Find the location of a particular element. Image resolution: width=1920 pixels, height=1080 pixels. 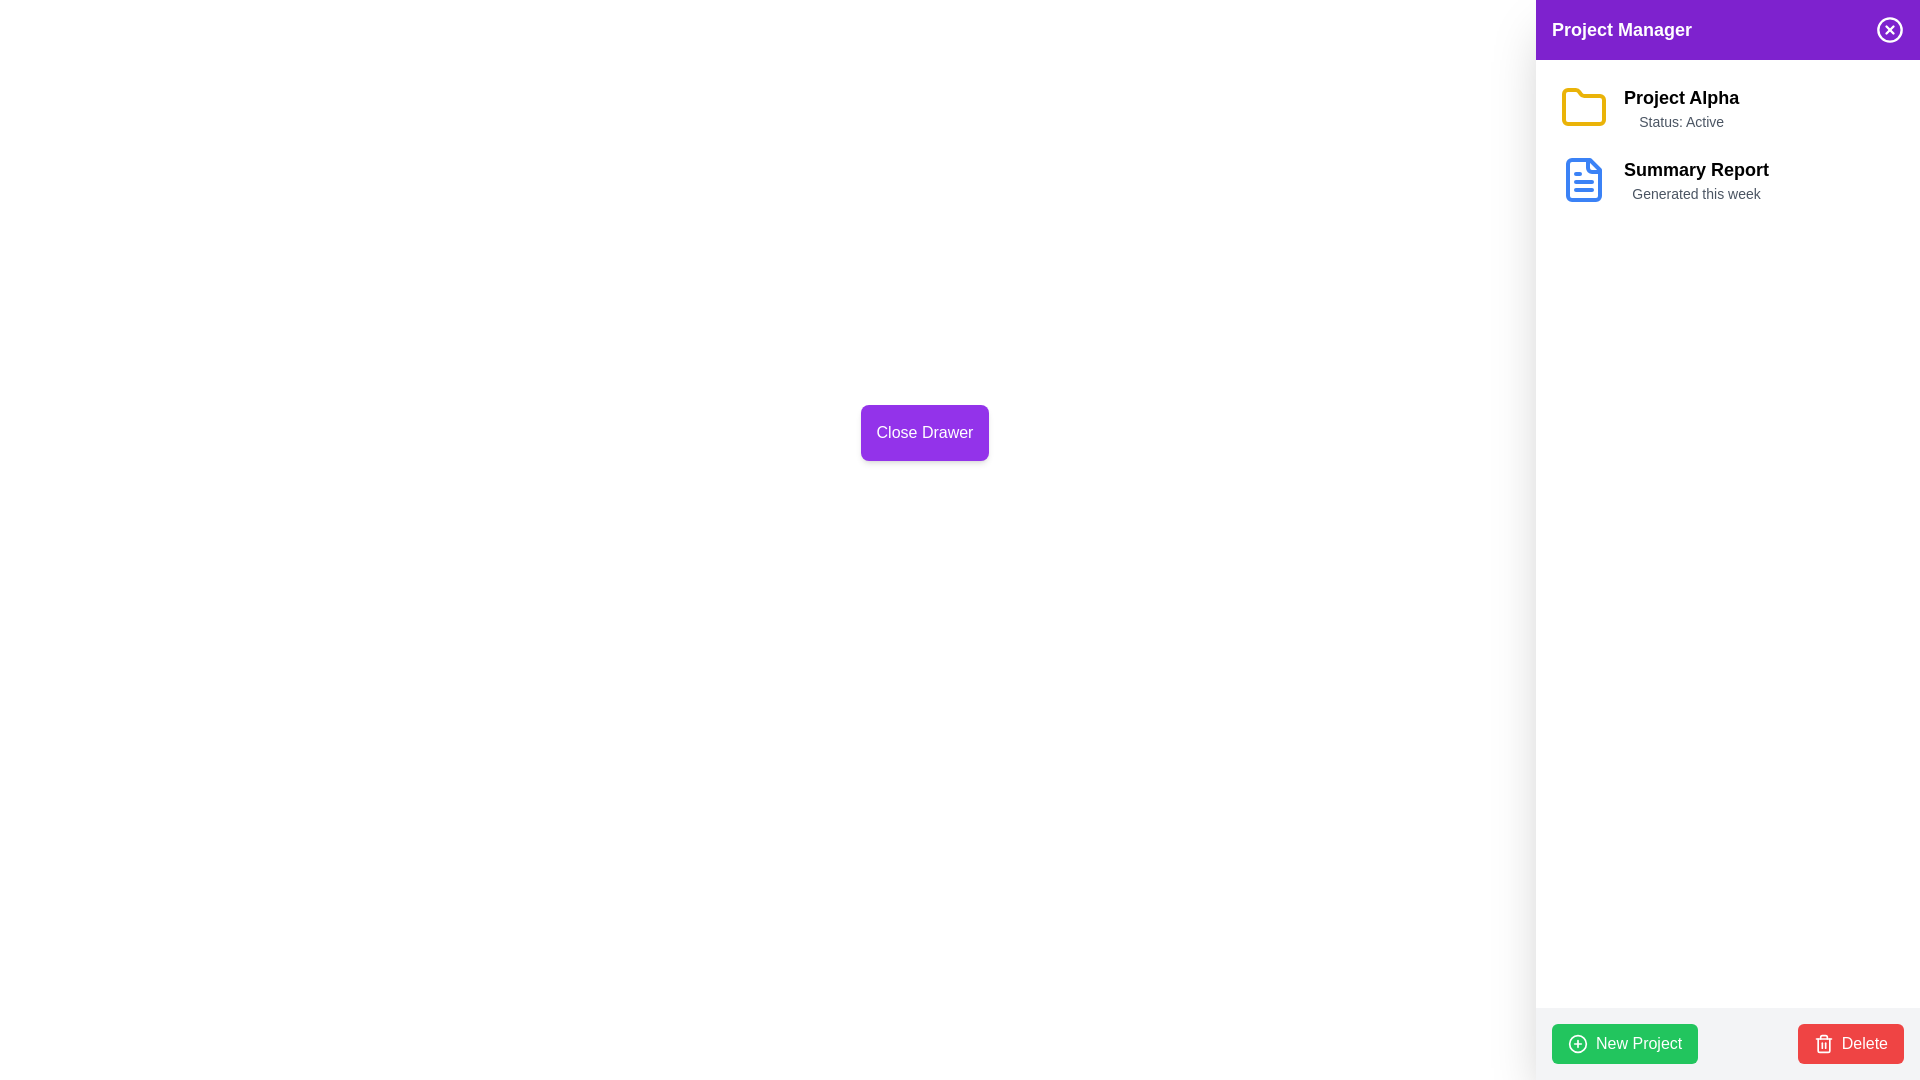

the Informative Panel located below the 'Project Alpha' section in the sidebar, which provides an overview or summary related to reports is located at coordinates (1727, 180).